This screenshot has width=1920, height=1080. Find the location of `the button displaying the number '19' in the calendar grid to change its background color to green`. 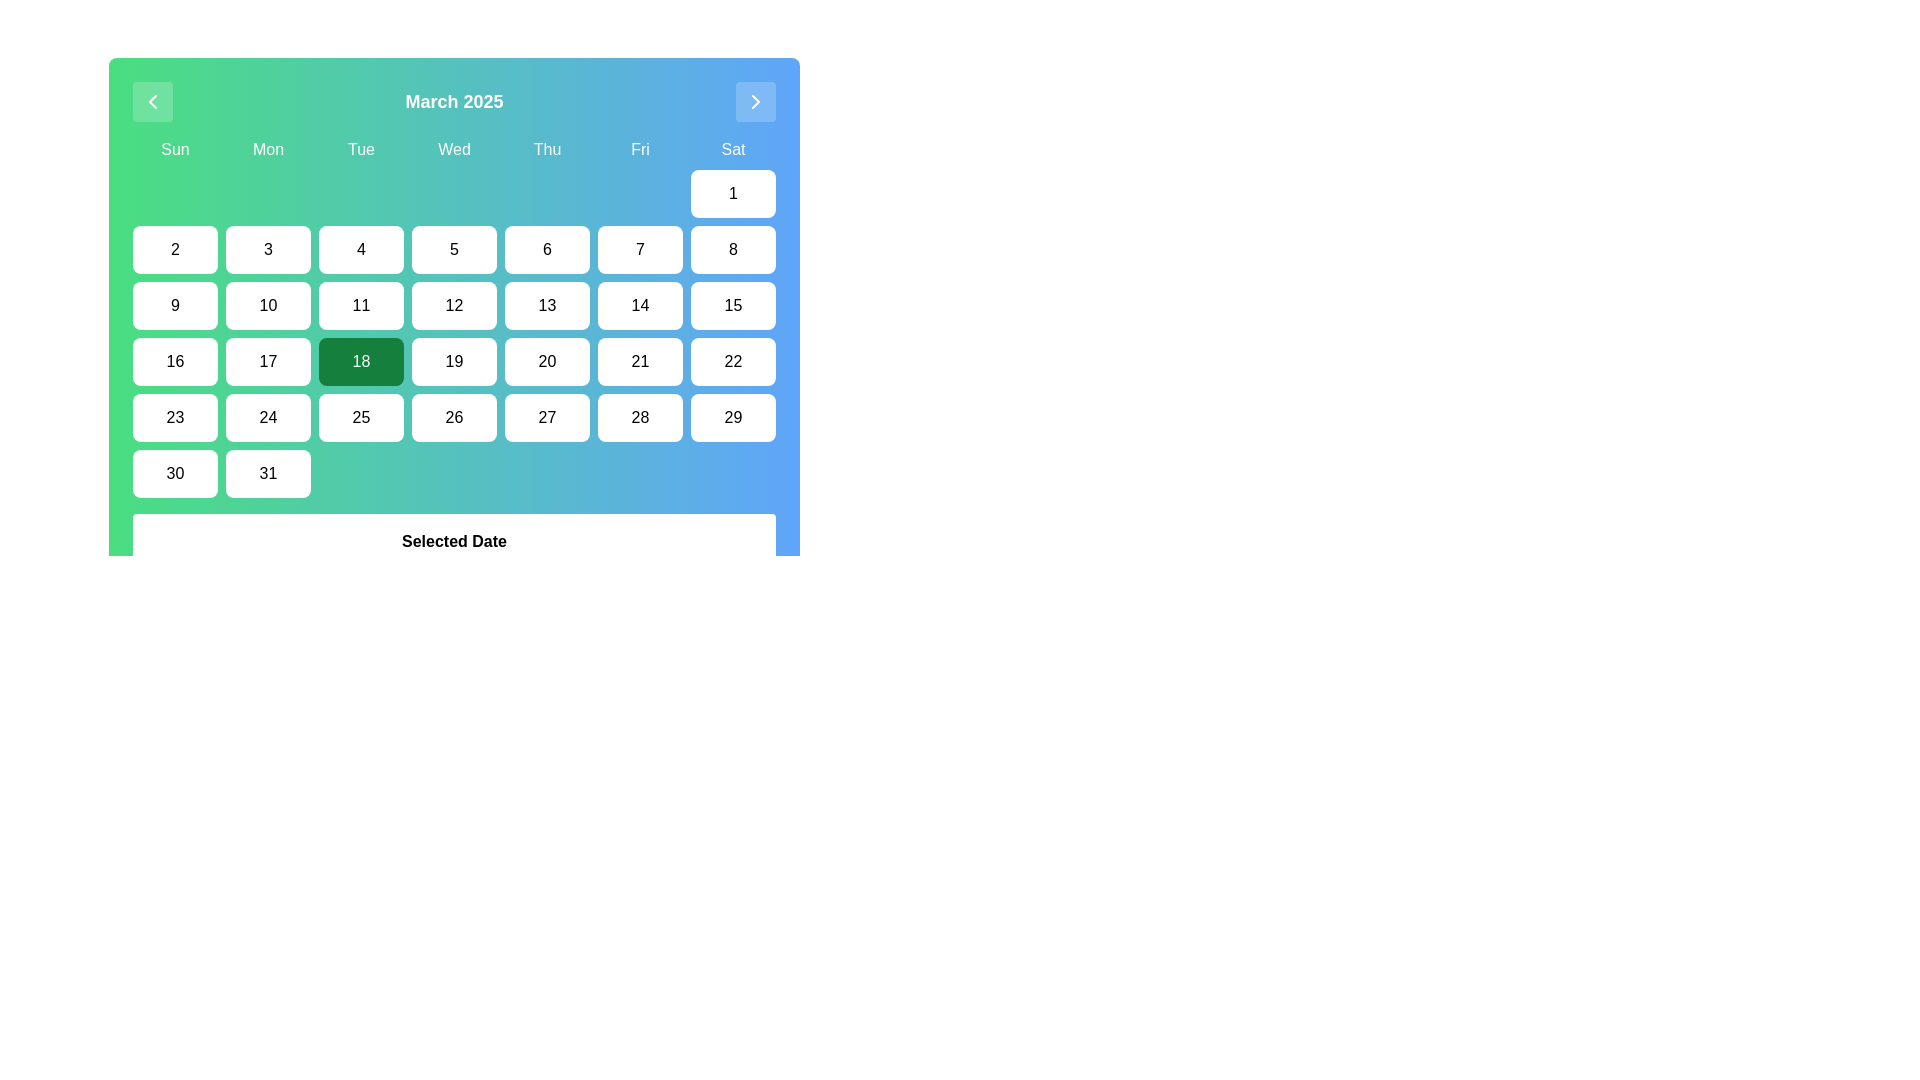

the button displaying the number '19' in the calendar grid to change its background color to green is located at coordinates (453, 362).